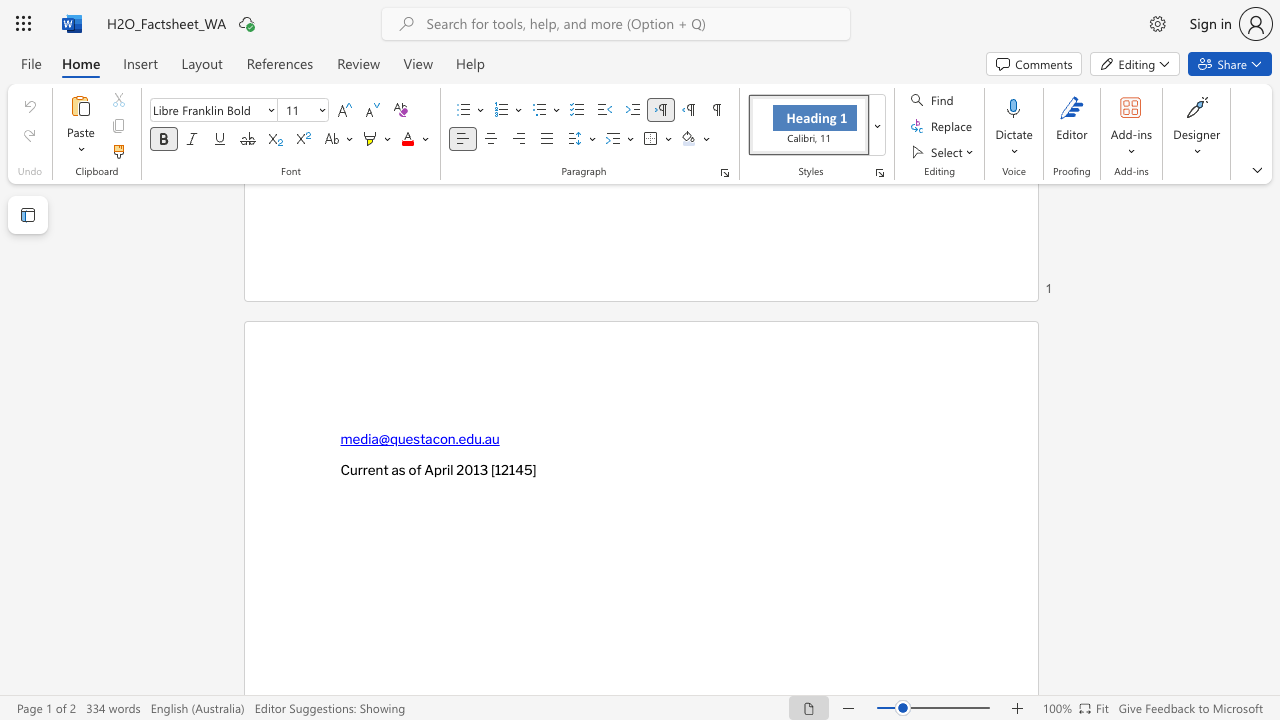 The height and width of the screenshot is (720, 1280). I want to click on the subset text "ent as of A" within the text "Current as of April 2013 [12145]", so click(367, 469).